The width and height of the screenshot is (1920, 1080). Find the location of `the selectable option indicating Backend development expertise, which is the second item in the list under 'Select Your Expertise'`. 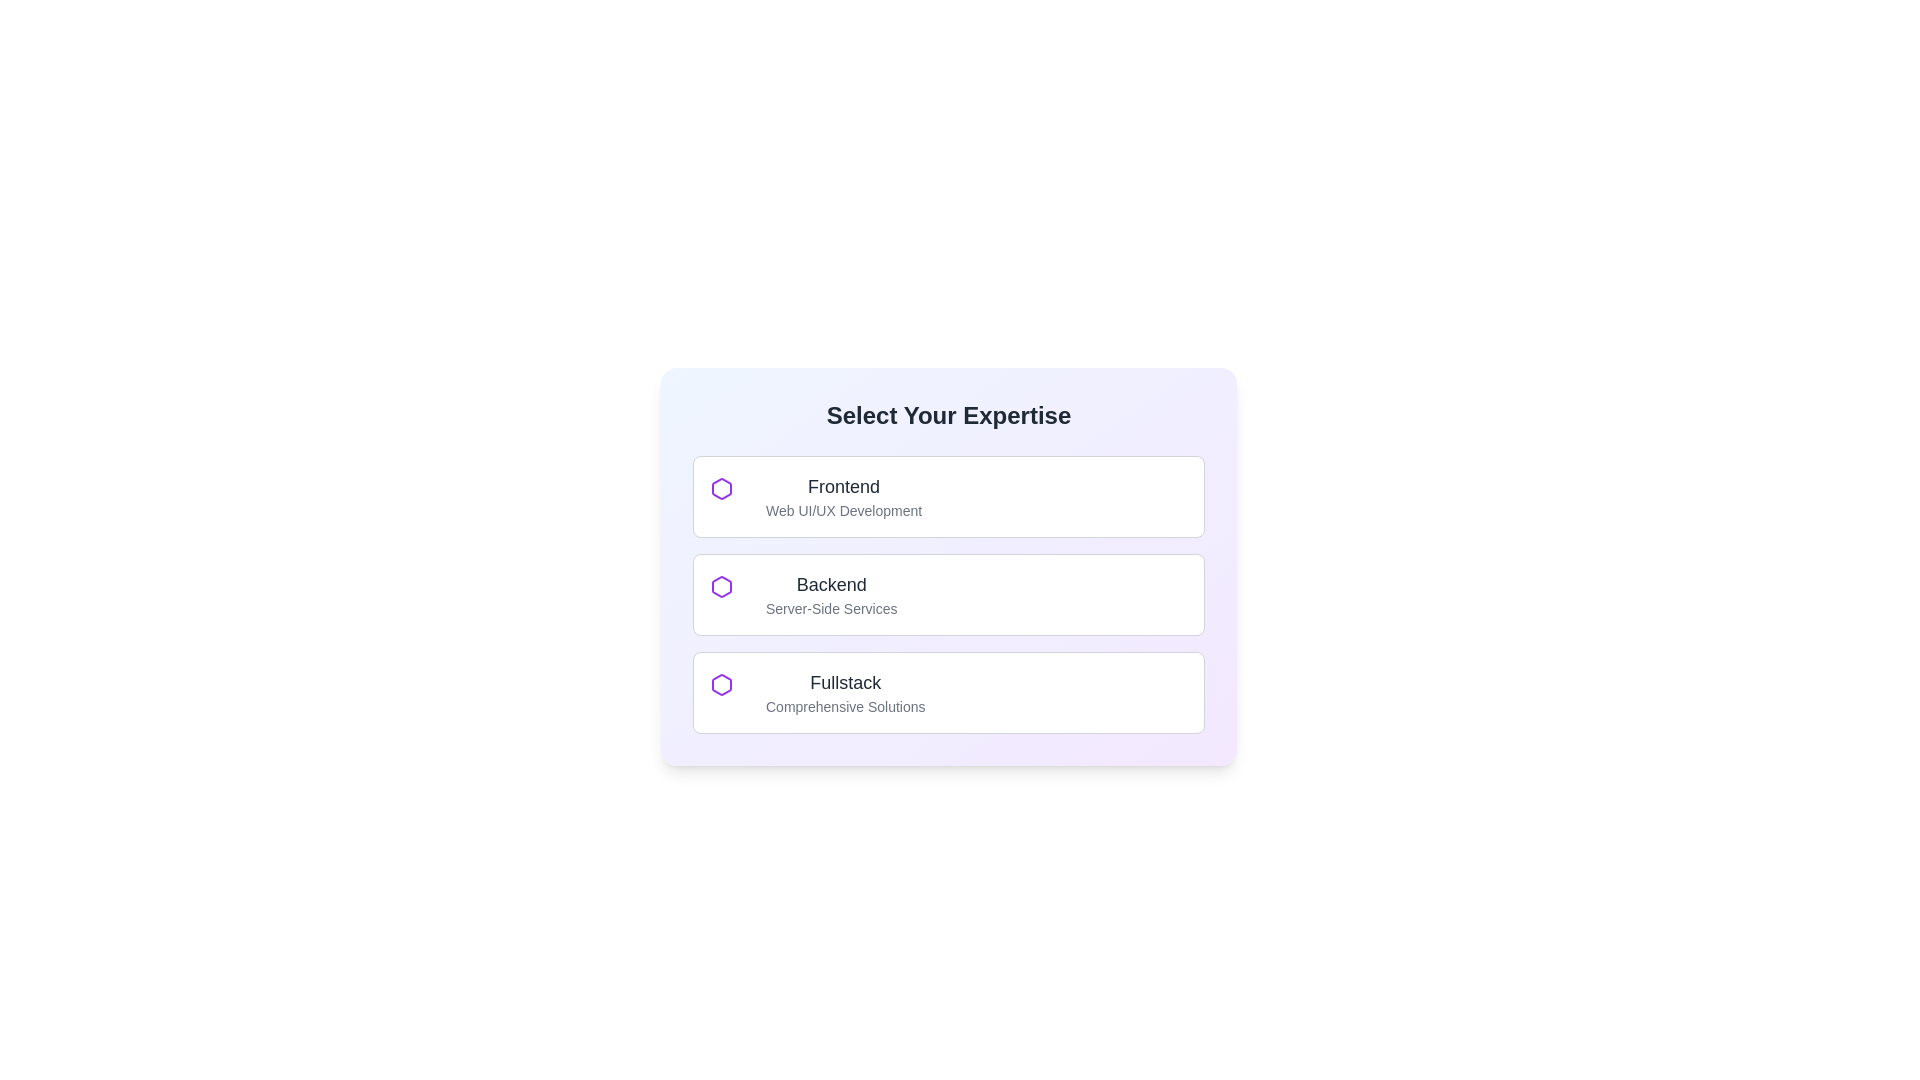

the selectable option indicating Backend development expertise, which is the second item in the list under 'Select Your Expertise' is located at coordinates (831, 593).